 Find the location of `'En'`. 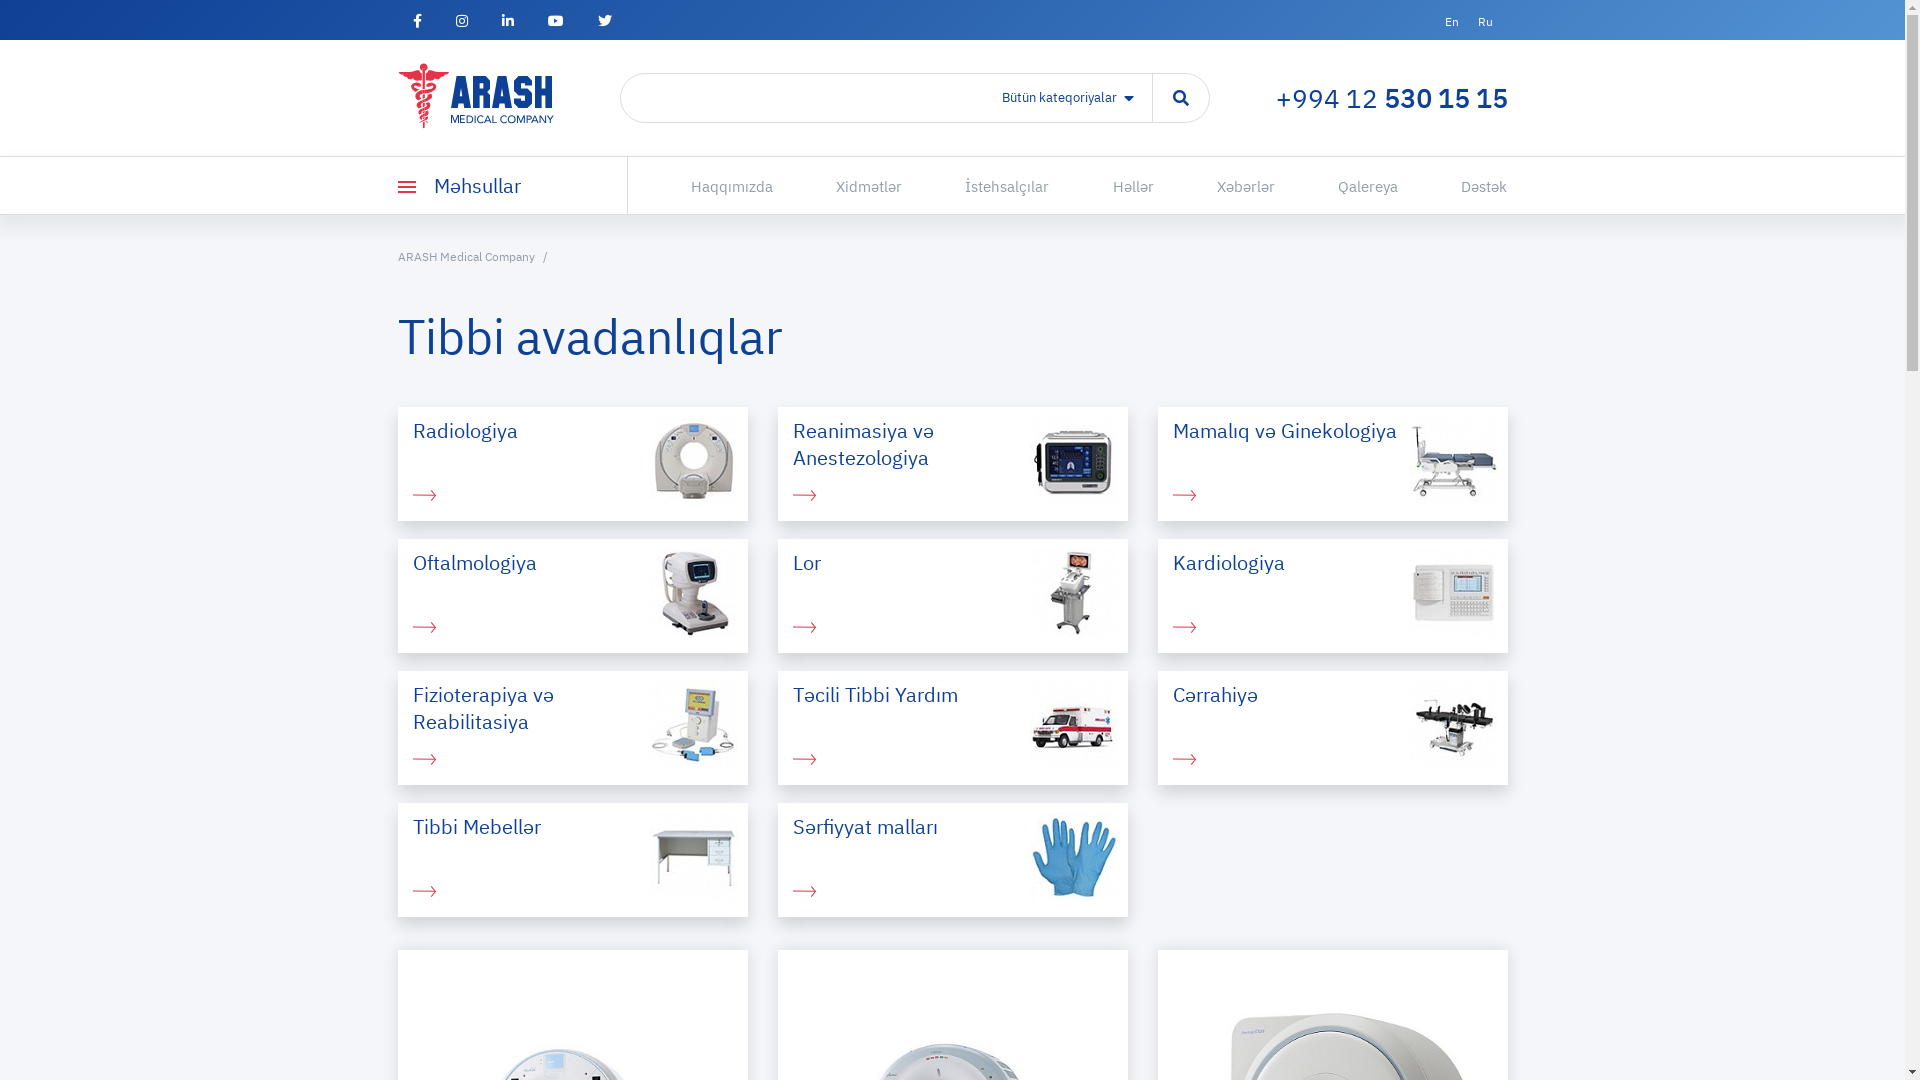

'En' is located at coordinates (1450, 21).